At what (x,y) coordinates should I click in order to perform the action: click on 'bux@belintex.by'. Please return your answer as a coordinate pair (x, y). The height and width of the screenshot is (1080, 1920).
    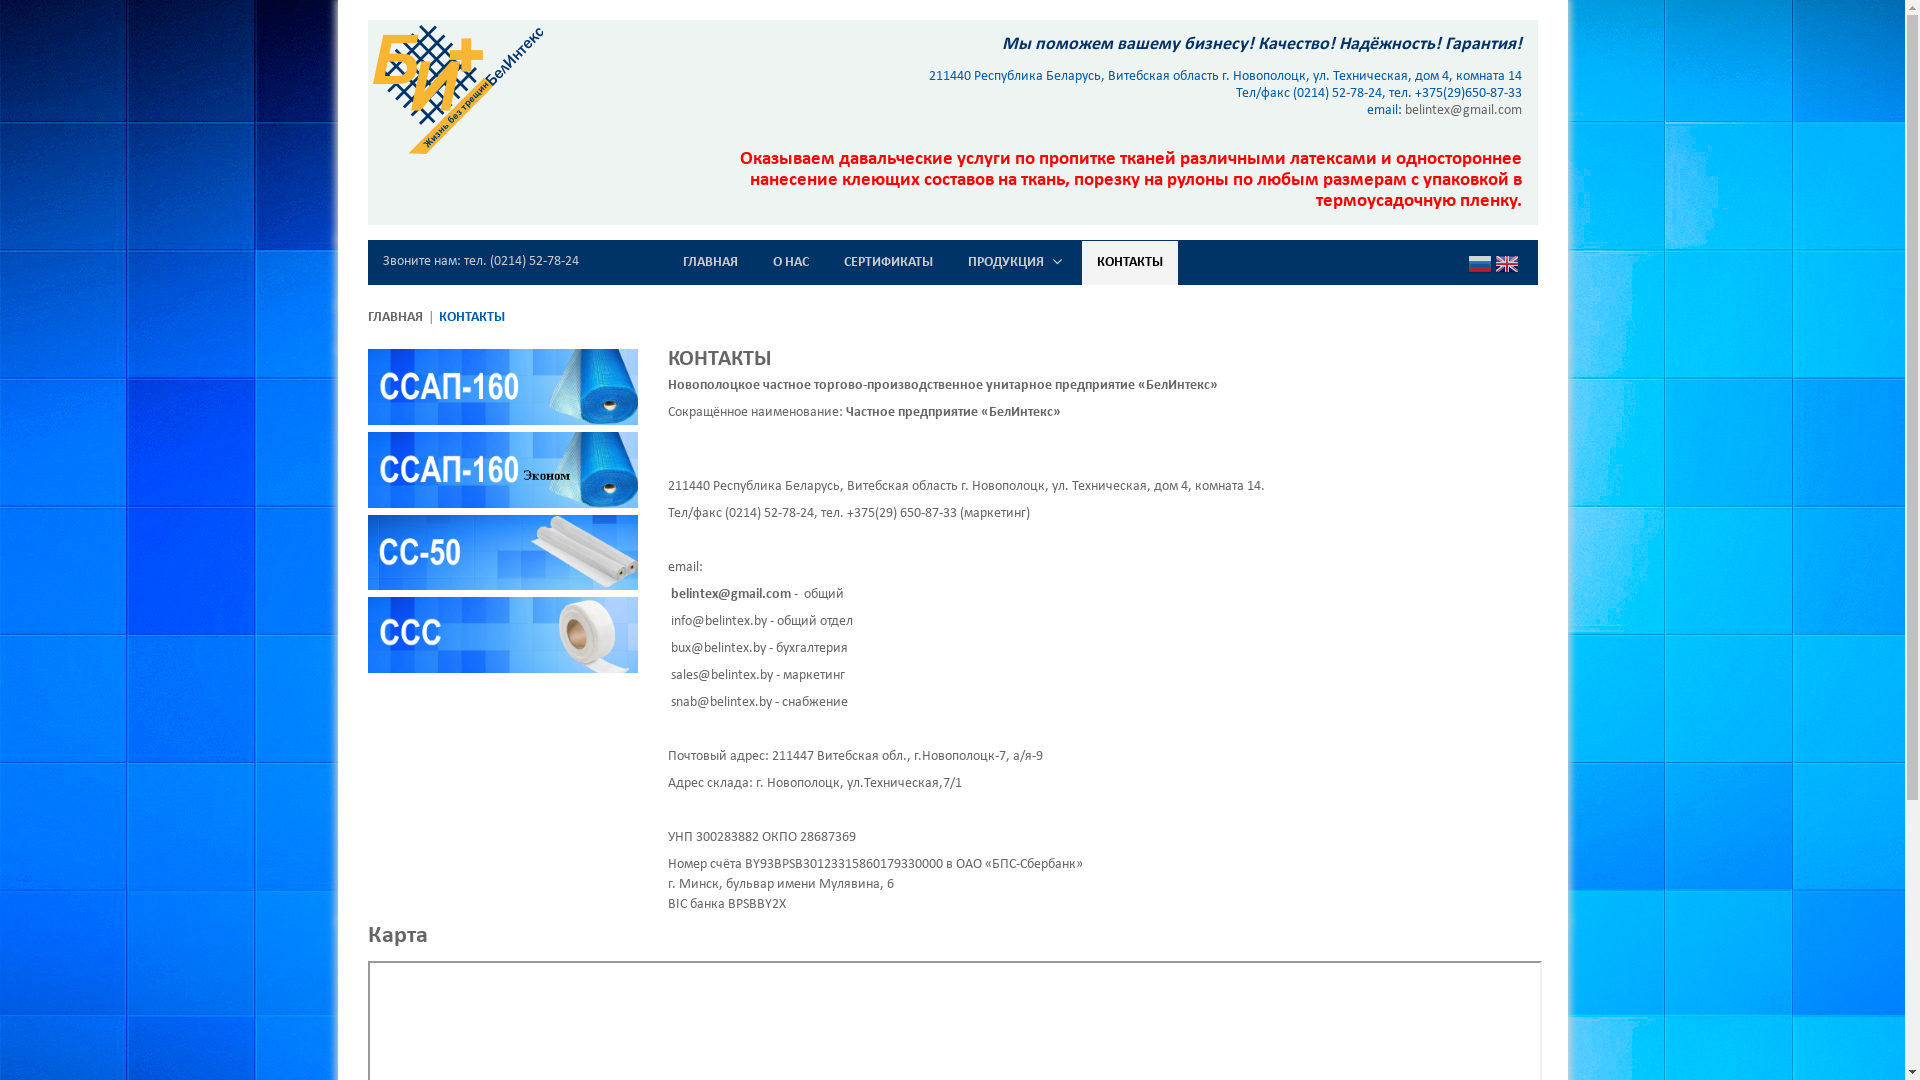
    Looking at the image, I should click on (717, 648).